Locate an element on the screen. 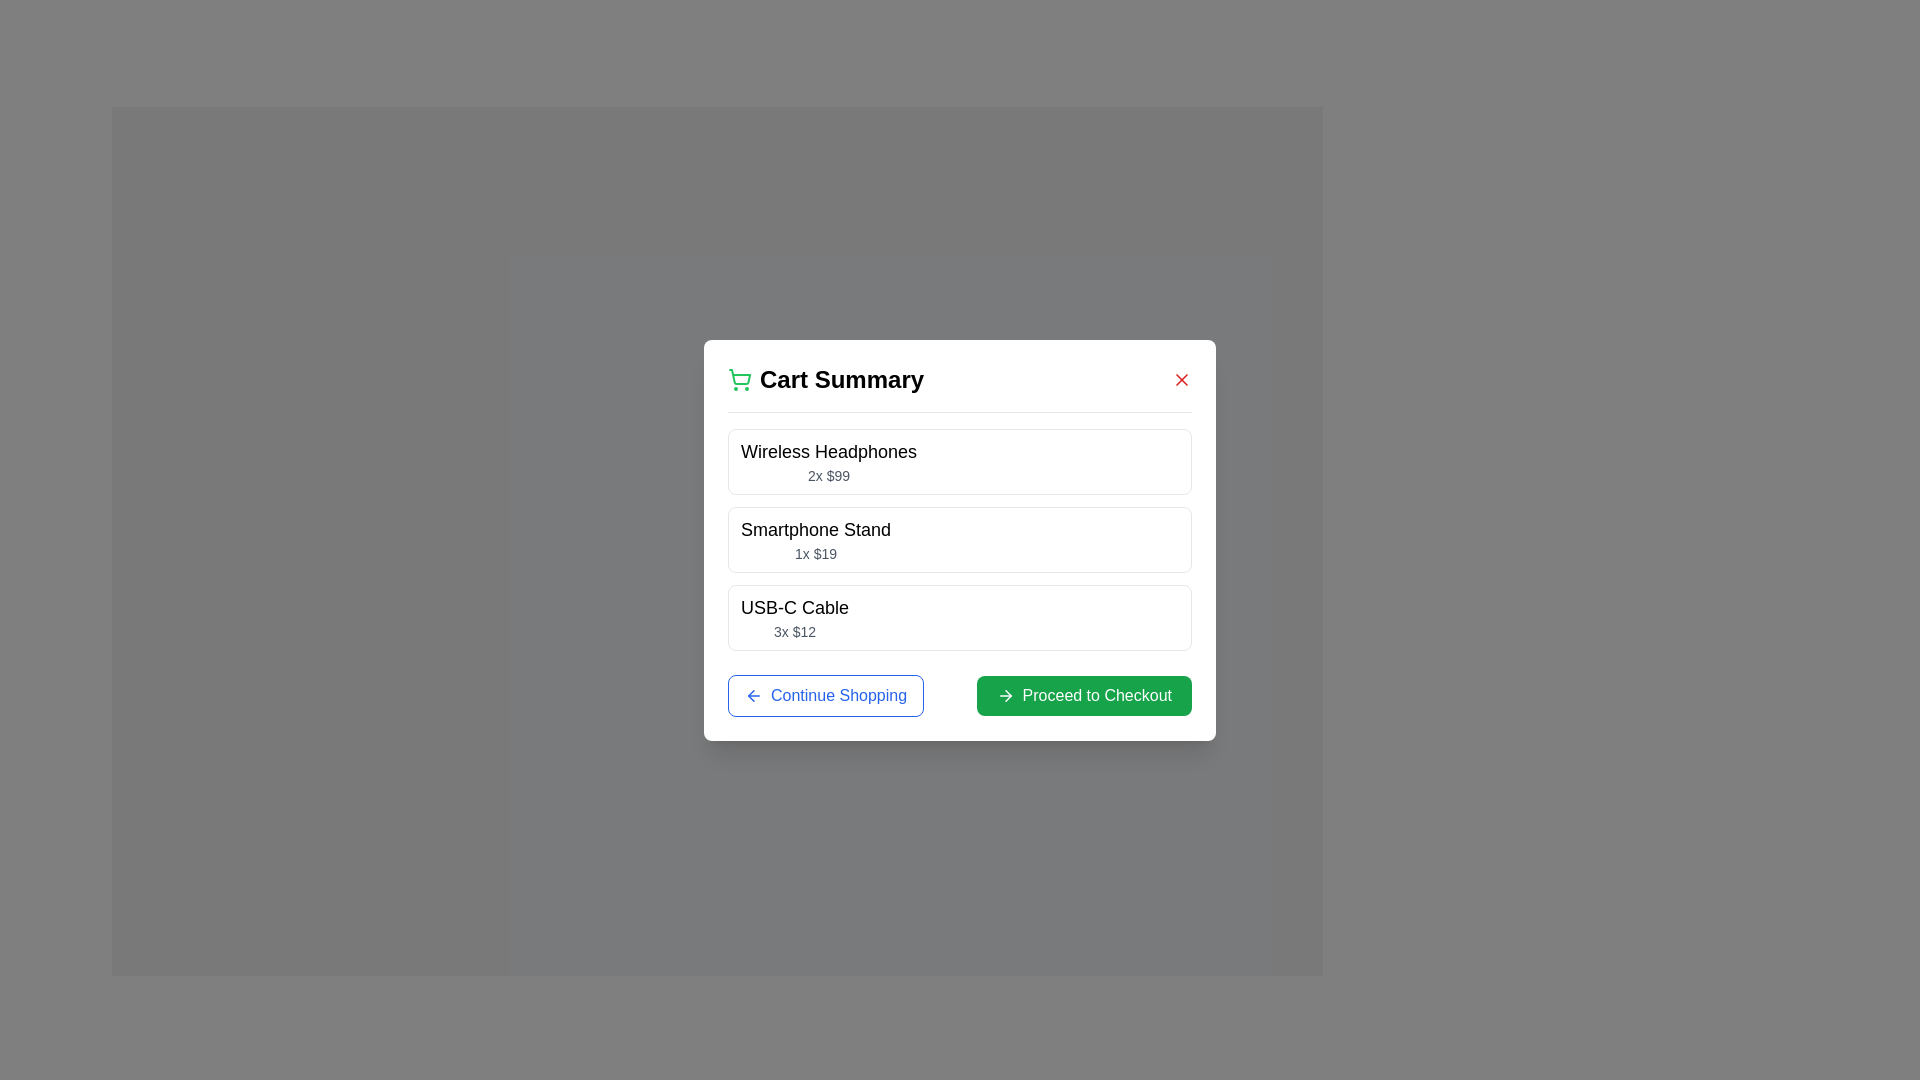 Image resolution: width=1920 pixels, height=1080 pixels. the 'Wireless Headphones' text display element in the Cart Summary section, which includes the pricing details on the second line is located at coordinates (829, 461).